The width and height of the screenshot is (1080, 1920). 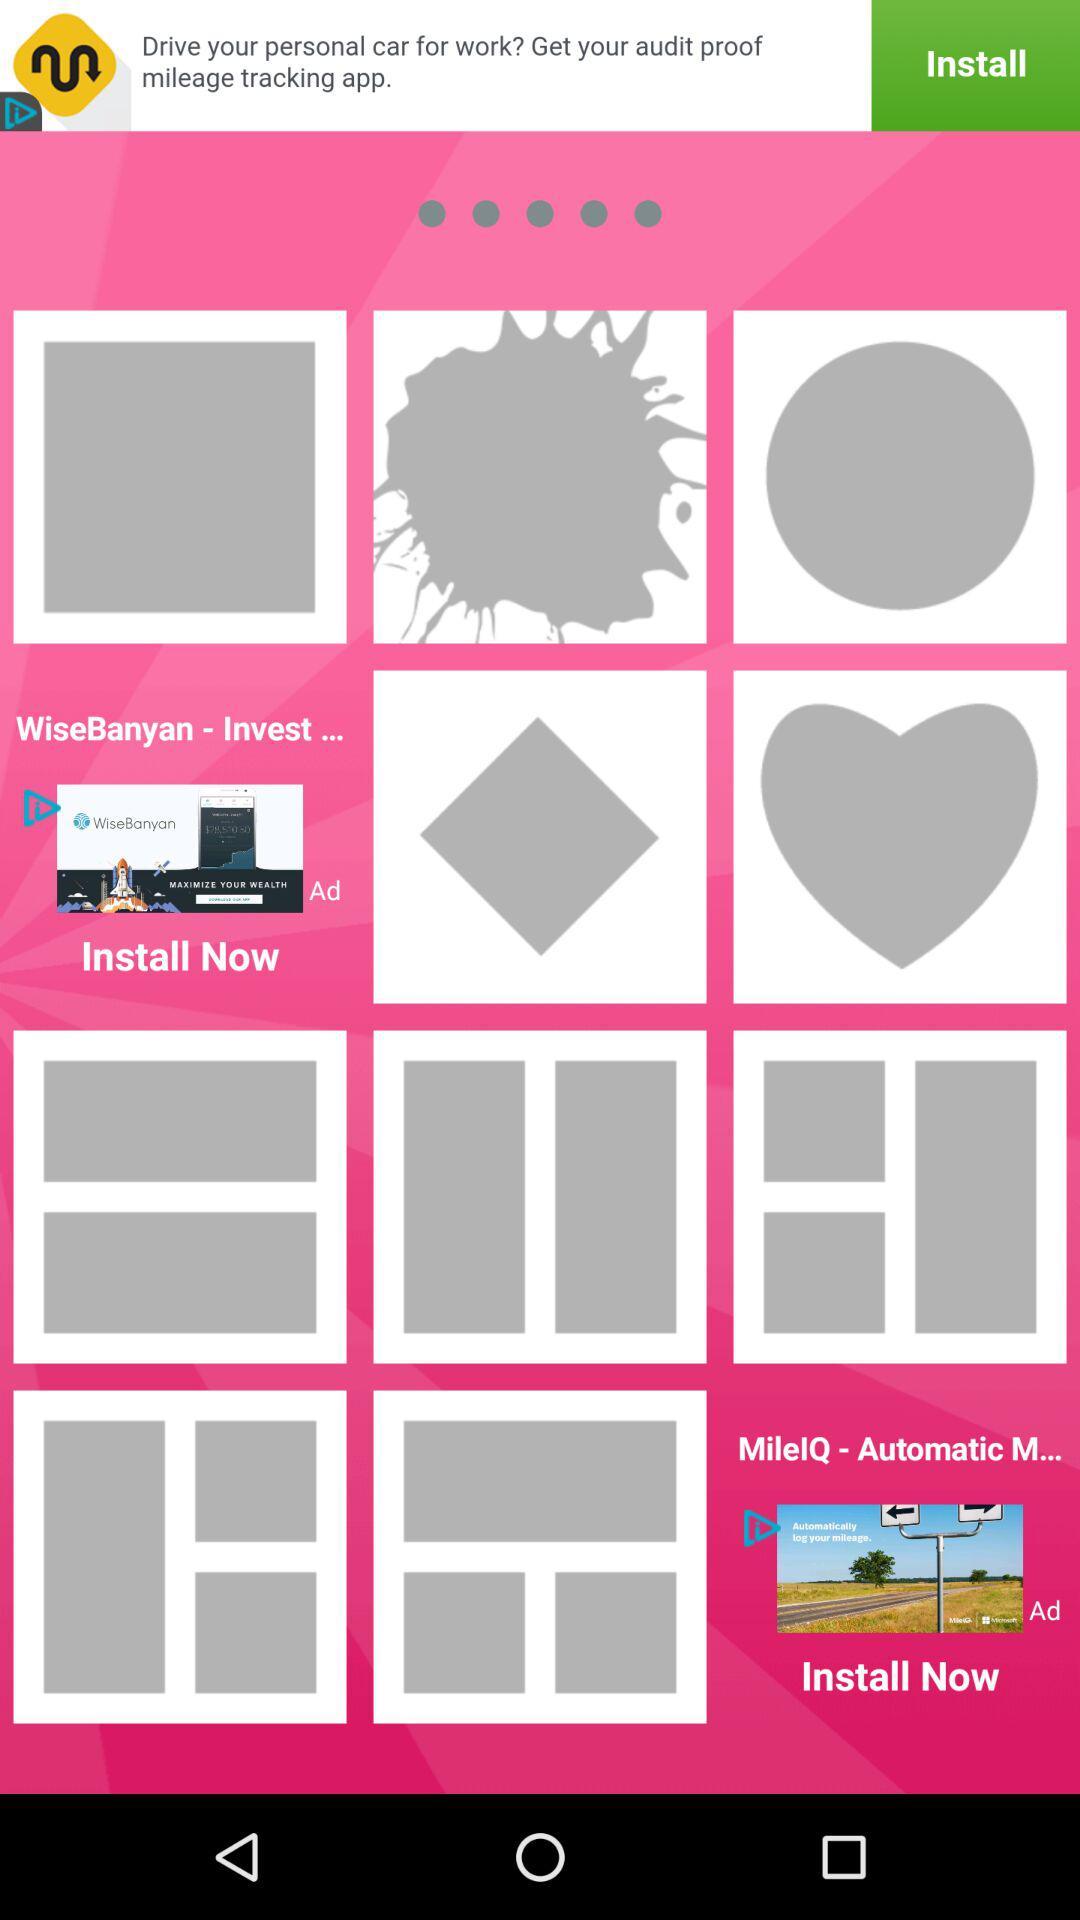 What do you see at coordinates (898, 836) in the screenshot?
I see `choose heart layout` at bounding box center [898, 836].